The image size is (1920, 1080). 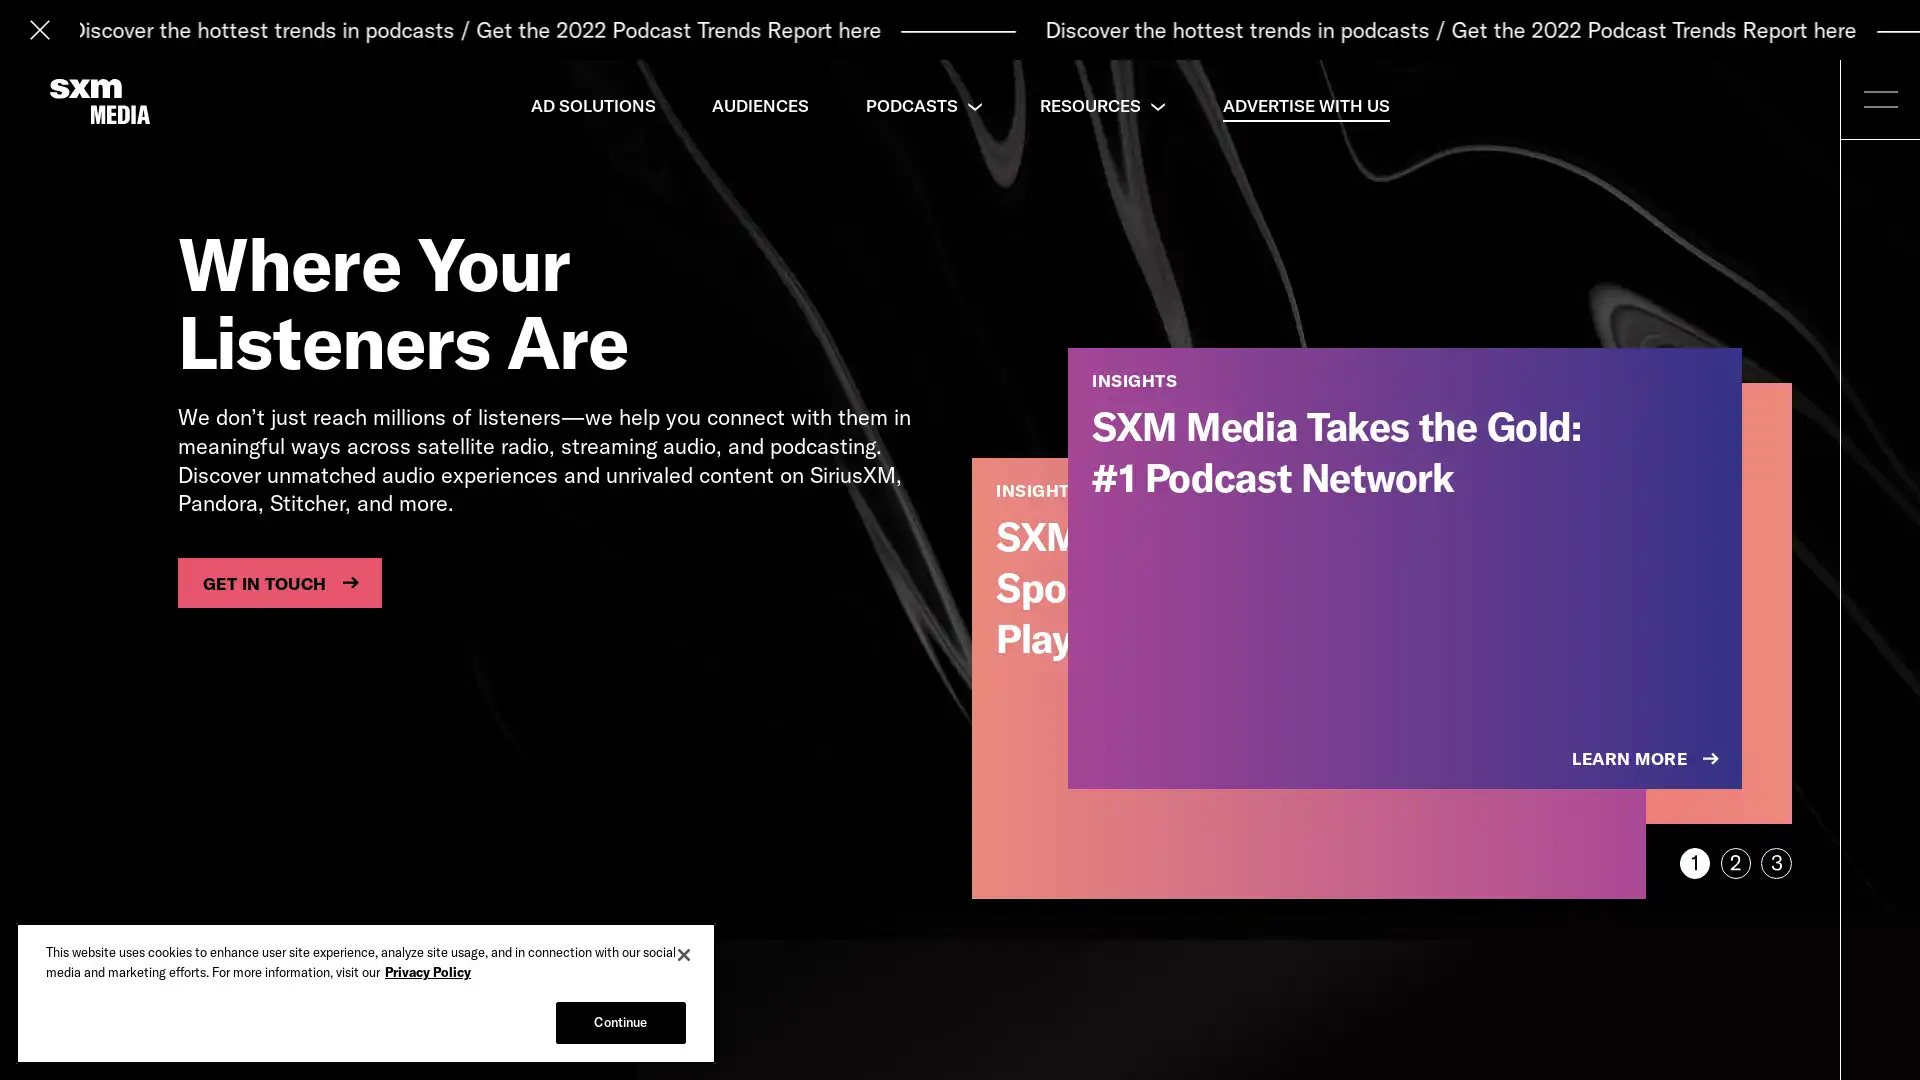 What do you see at coordinates (619, 1022) in the screenshot?
I see `Continue` at bounding box center [619, 1022].